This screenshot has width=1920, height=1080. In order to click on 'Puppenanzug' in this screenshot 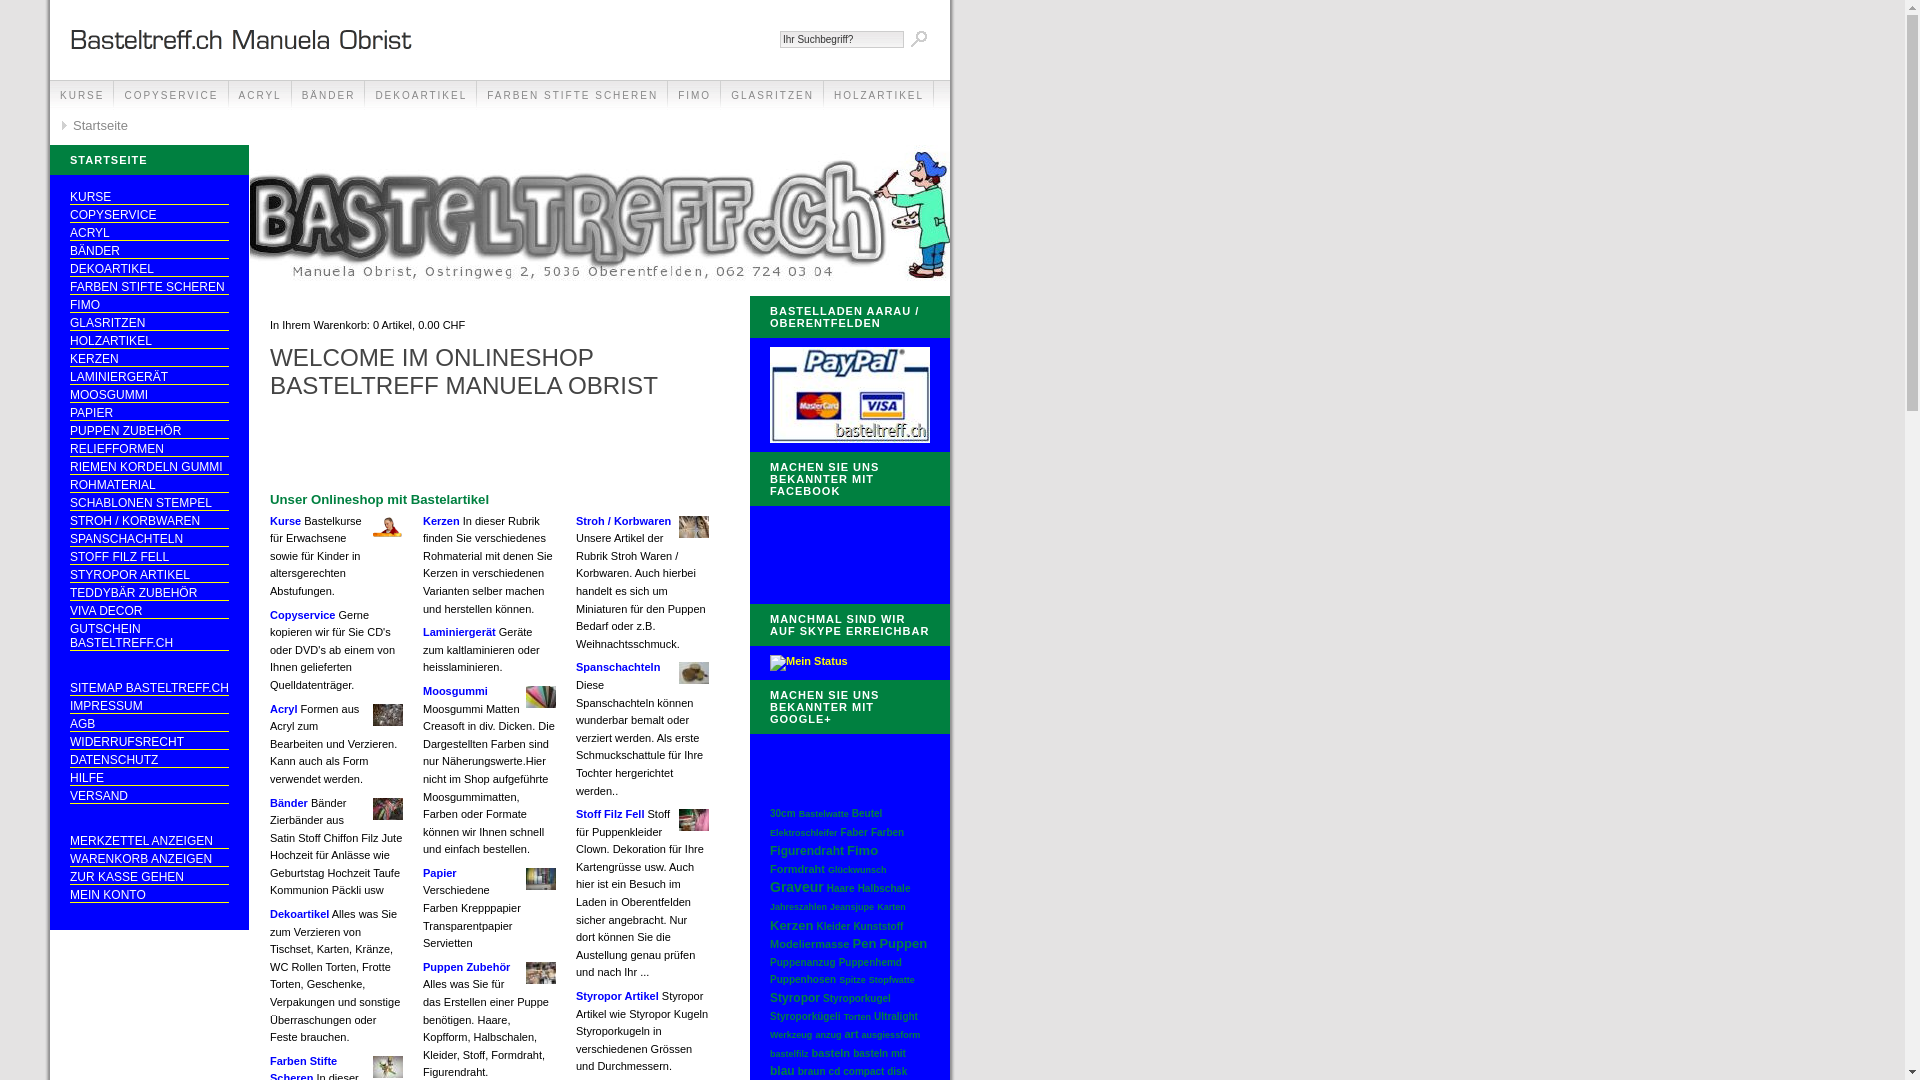, I will do `click(802, 961)`.